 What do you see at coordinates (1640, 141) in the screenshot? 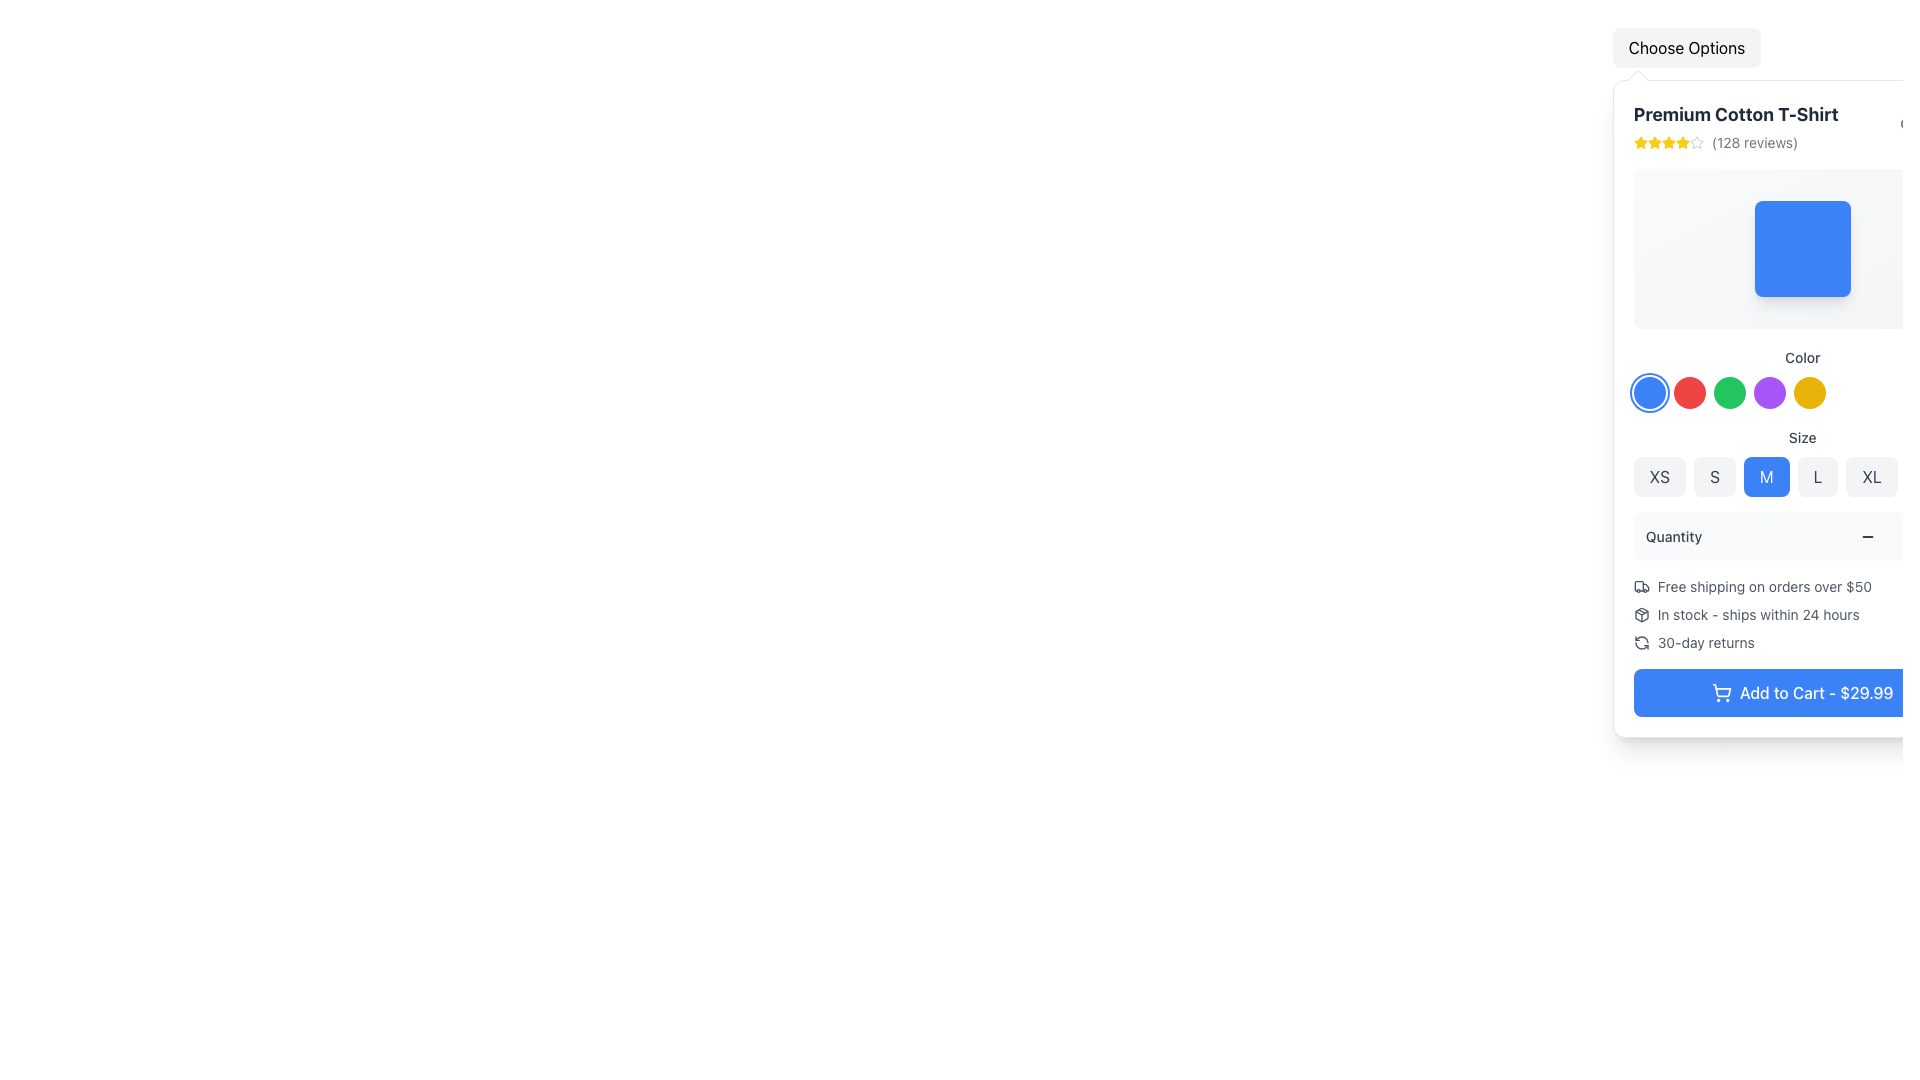
I see `the second yellow star icon in the rating system near the 'Premium Cotton T-Shirt' title to provide or adjust the rating` at bounding box center [1640, 141].